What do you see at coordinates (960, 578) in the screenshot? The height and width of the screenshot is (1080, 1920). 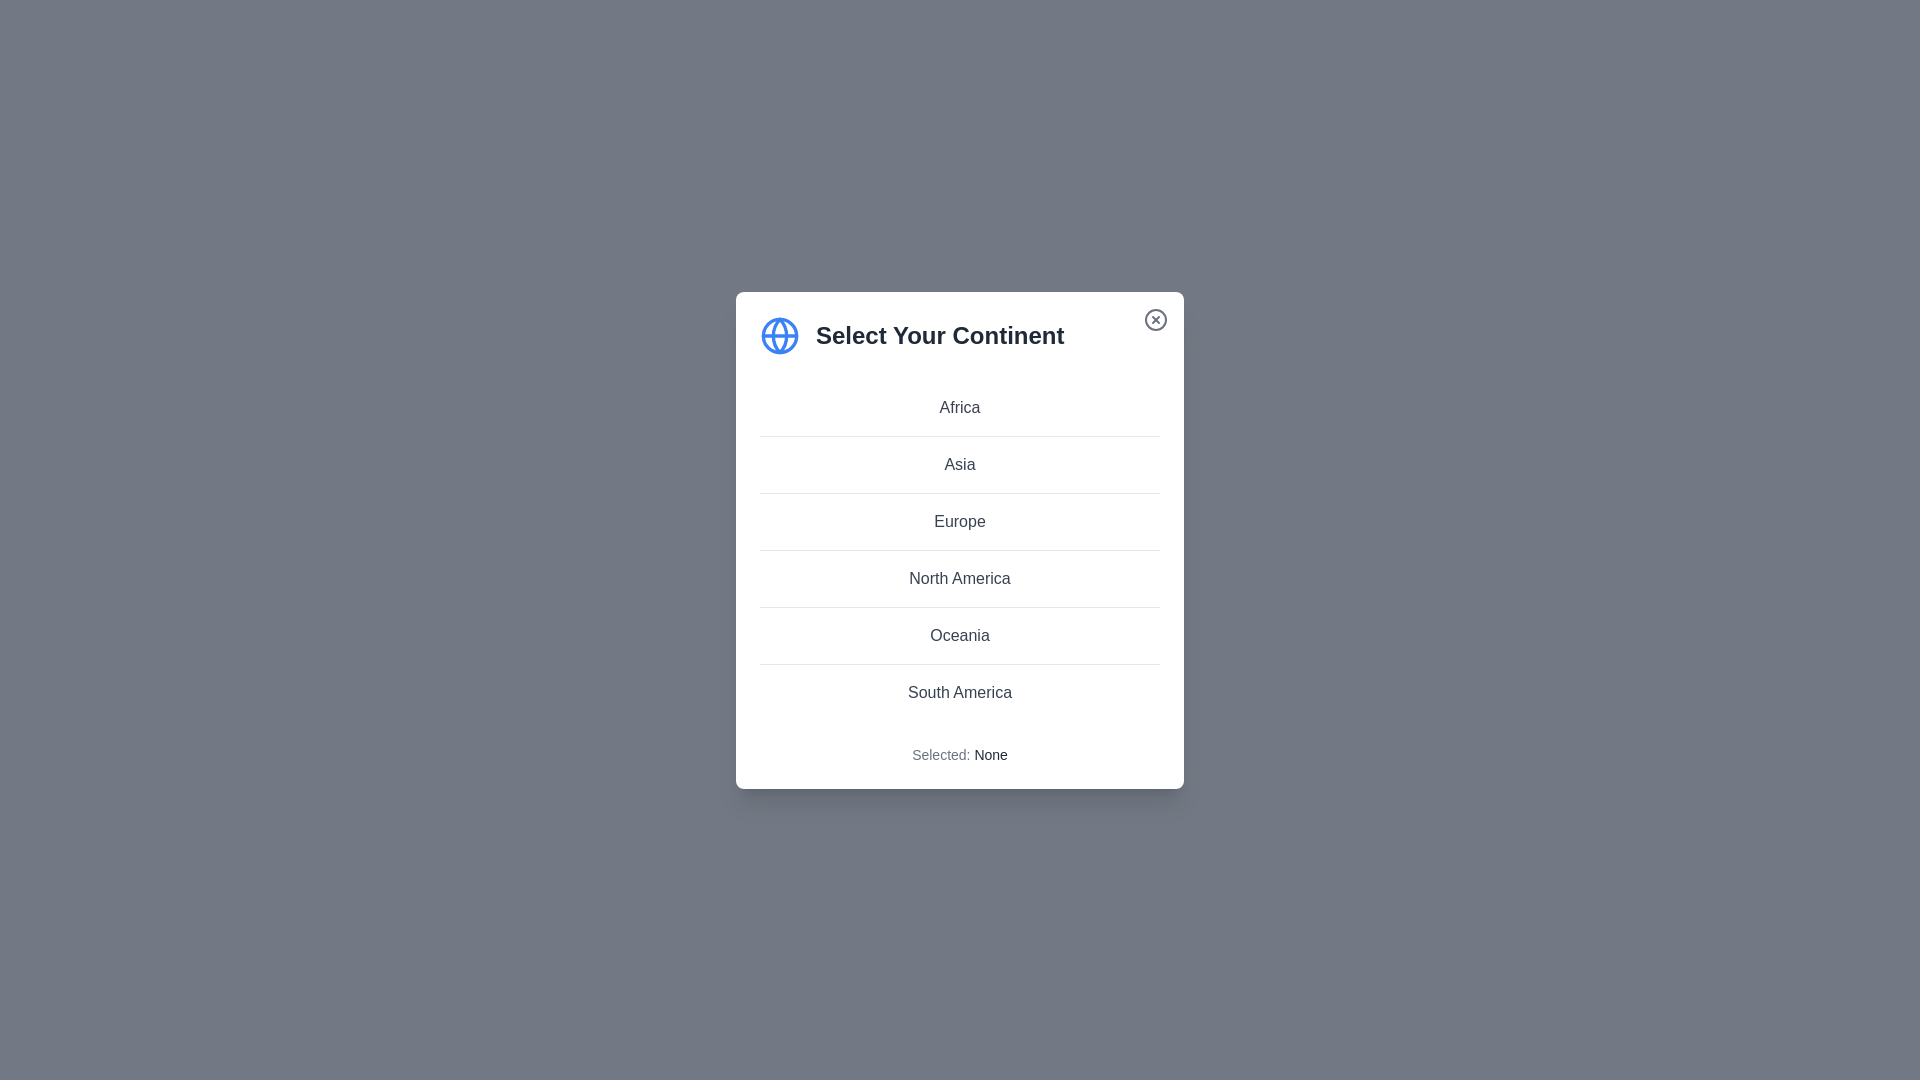 I see `the continent North America from the list` at bounding box center [960, 578].